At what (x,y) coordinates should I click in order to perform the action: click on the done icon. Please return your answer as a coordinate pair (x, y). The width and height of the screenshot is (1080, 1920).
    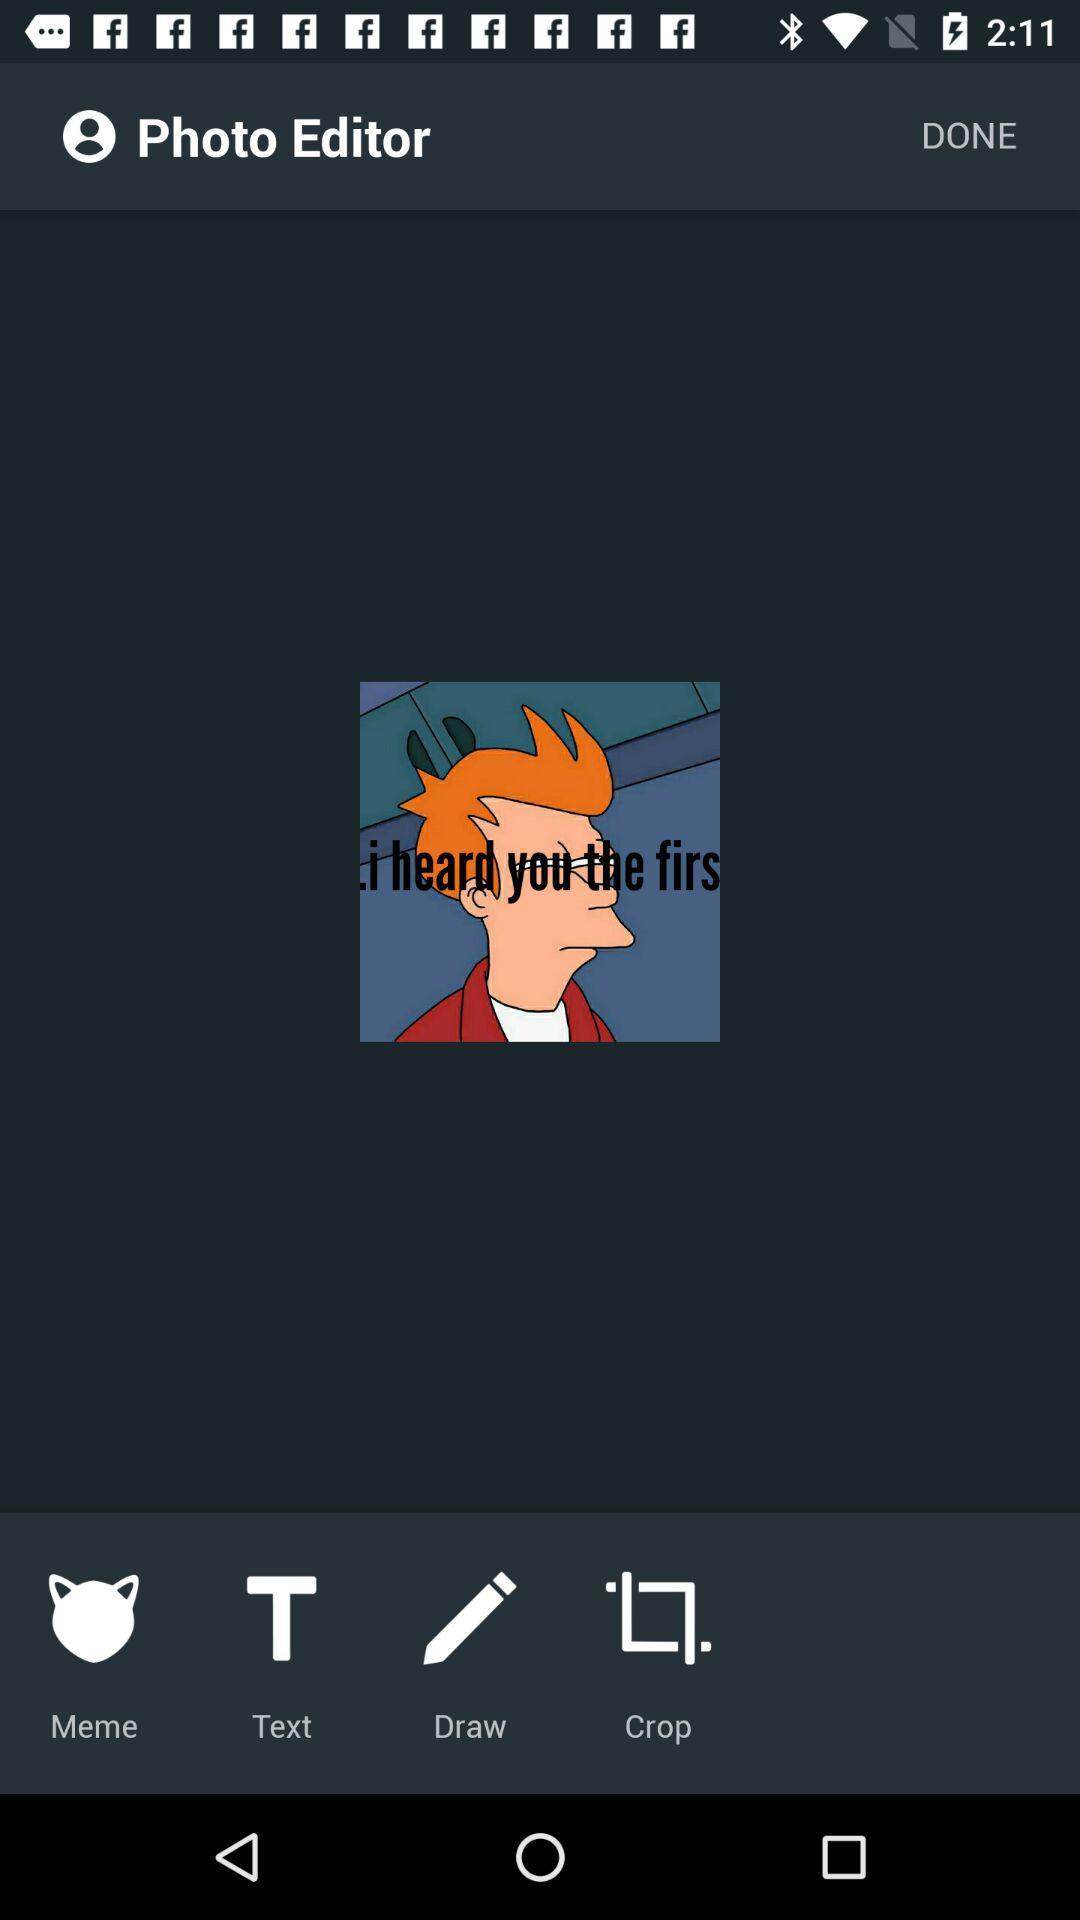
    Looking at the image, I should click on (967, 135).